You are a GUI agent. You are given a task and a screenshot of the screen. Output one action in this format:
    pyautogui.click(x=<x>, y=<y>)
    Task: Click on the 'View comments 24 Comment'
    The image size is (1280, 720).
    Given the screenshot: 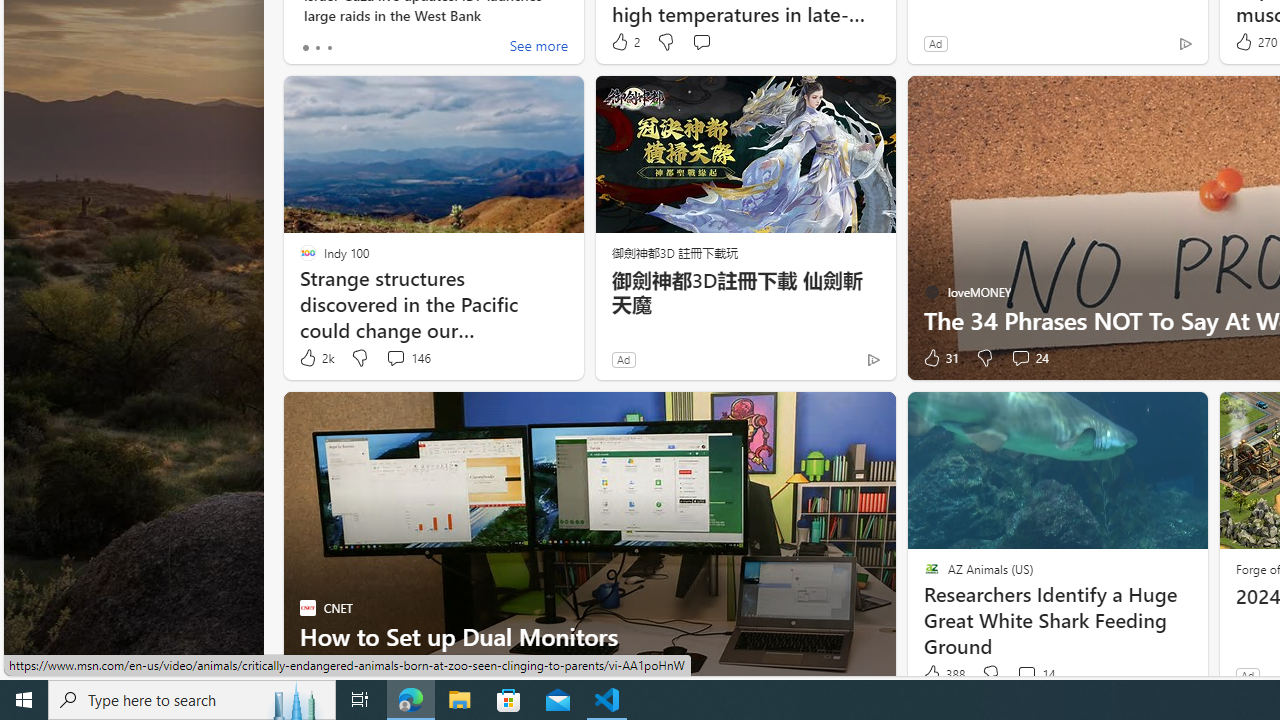 What is the action you would take?
    pyautogui.click(x=1029, y=357)
    